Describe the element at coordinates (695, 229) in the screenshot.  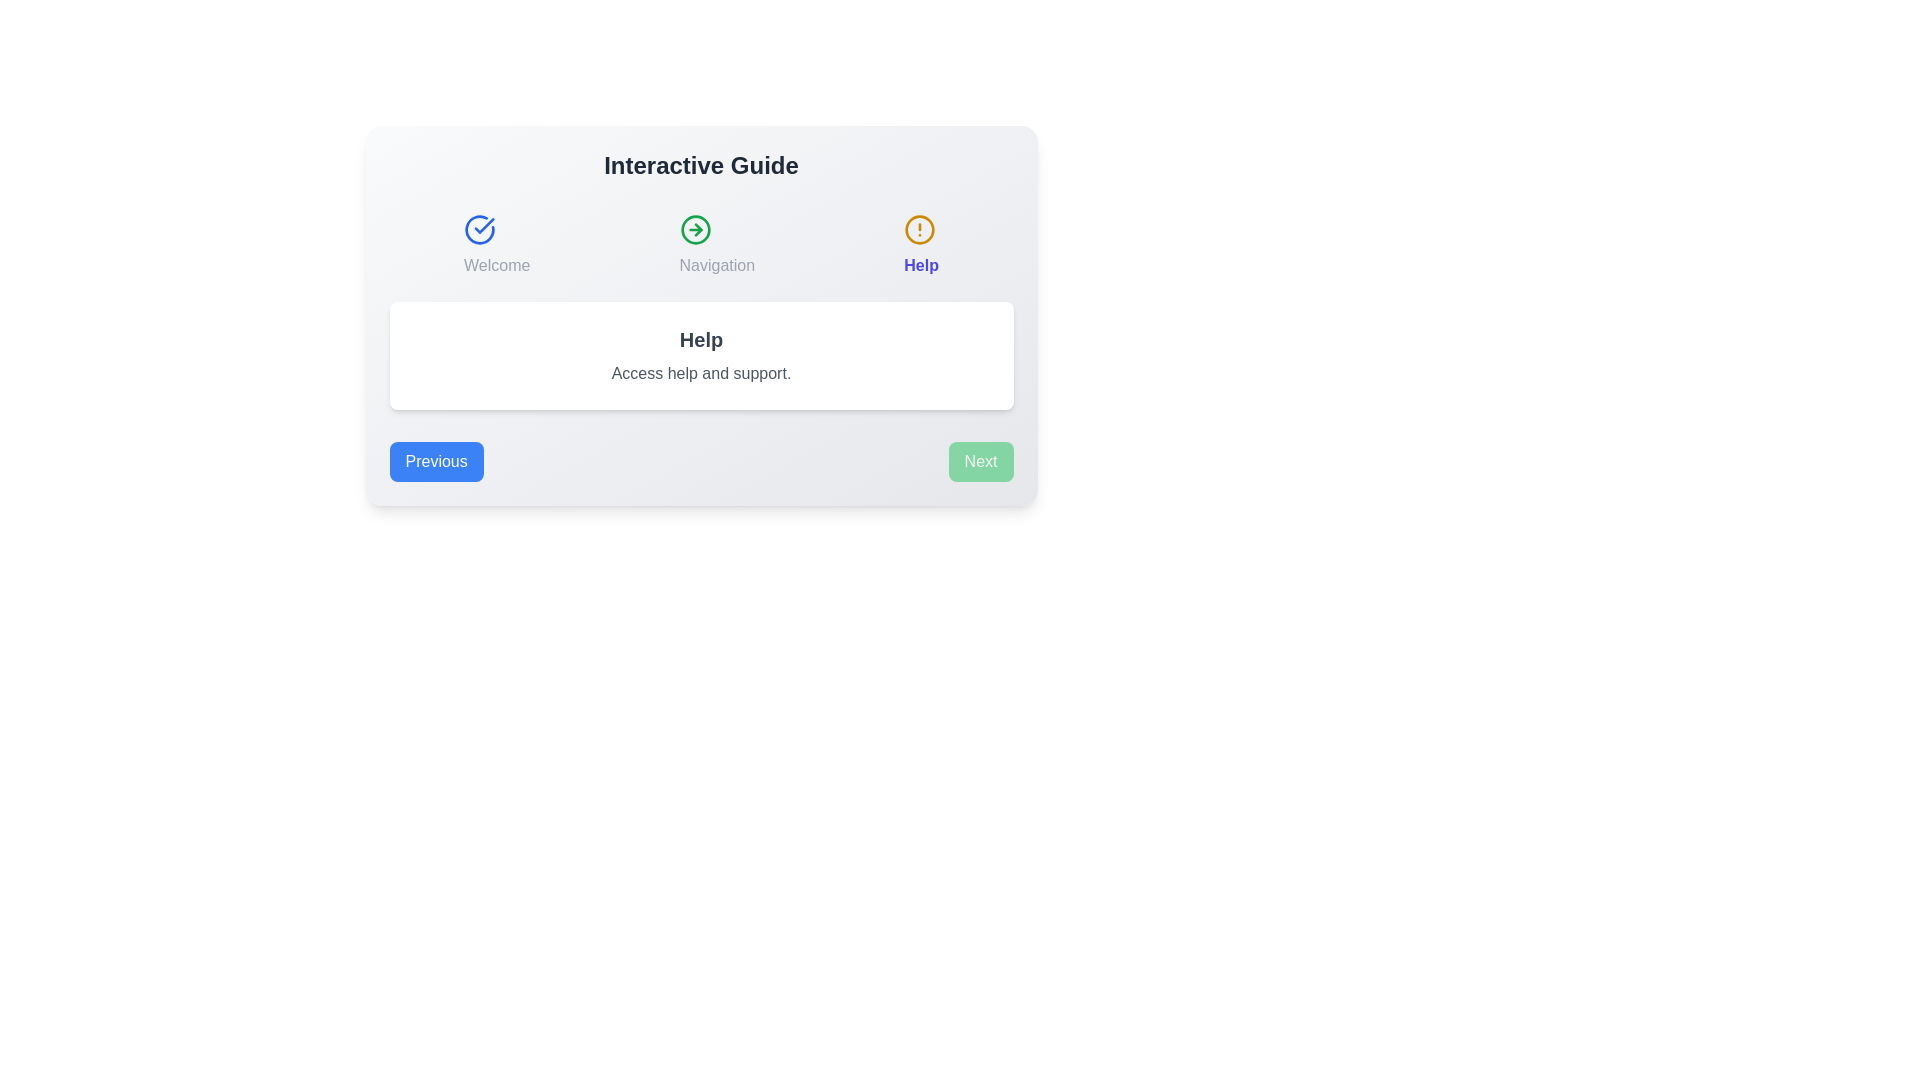
I see `the green circular navigation icon with a right-facing arrow at its center, located at the top of the interface` at that location.